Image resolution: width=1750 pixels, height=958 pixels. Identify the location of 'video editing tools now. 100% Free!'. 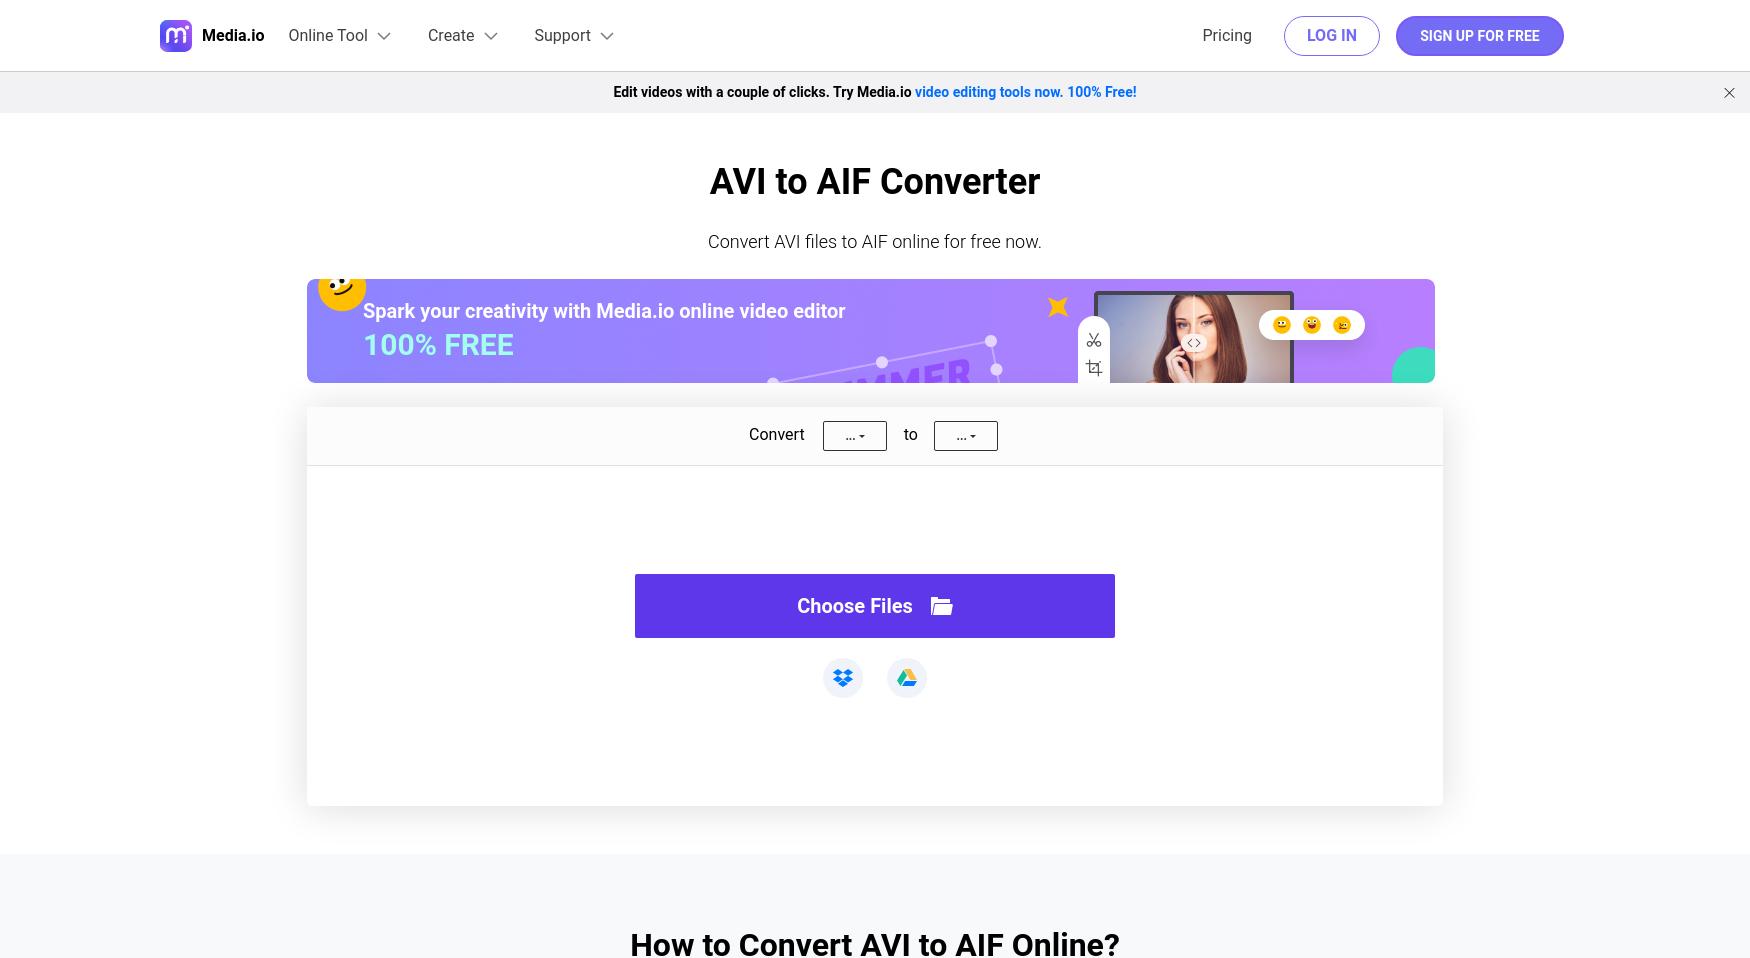
(1024, 91).